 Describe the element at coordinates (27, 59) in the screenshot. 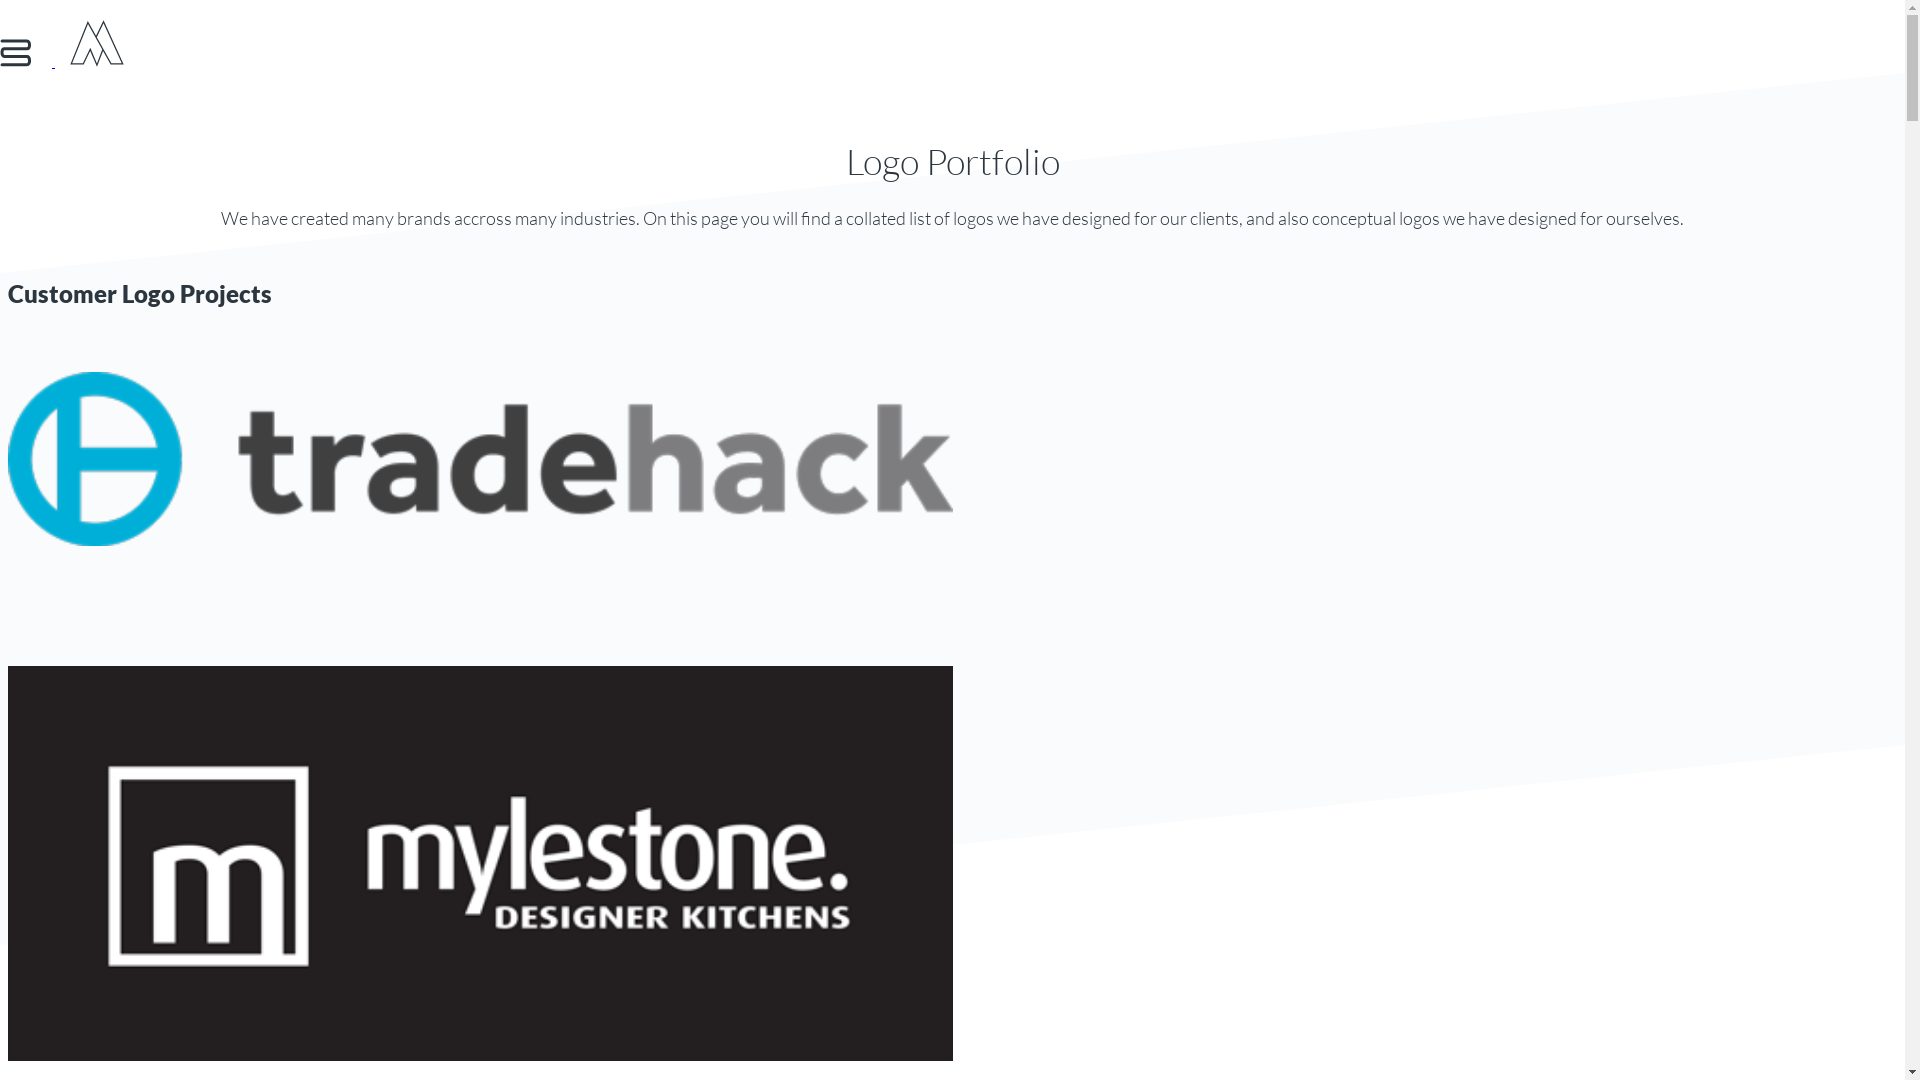

I see `'Show Menu'` at that location.